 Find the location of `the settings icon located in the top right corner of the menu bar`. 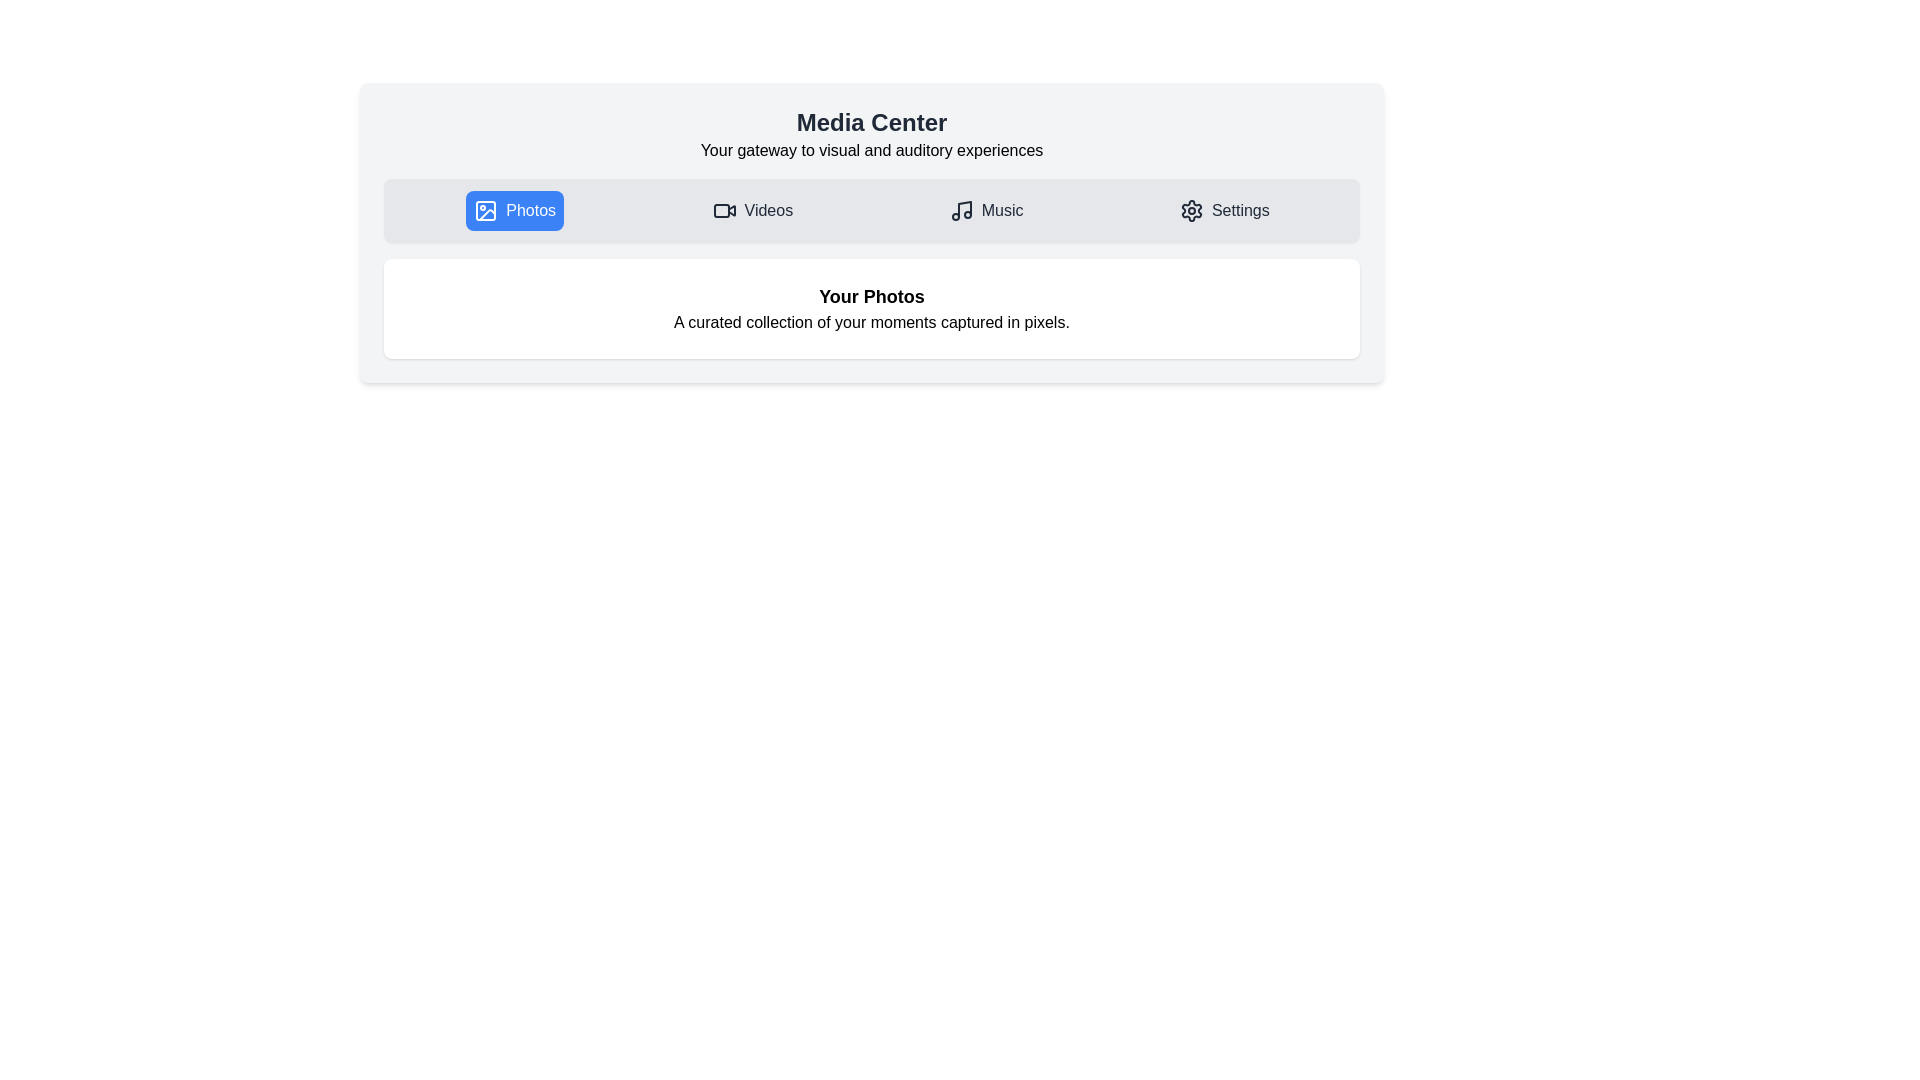

the settings icon located in the top right corner of the menu bar is located at coordinates (1191, 211).